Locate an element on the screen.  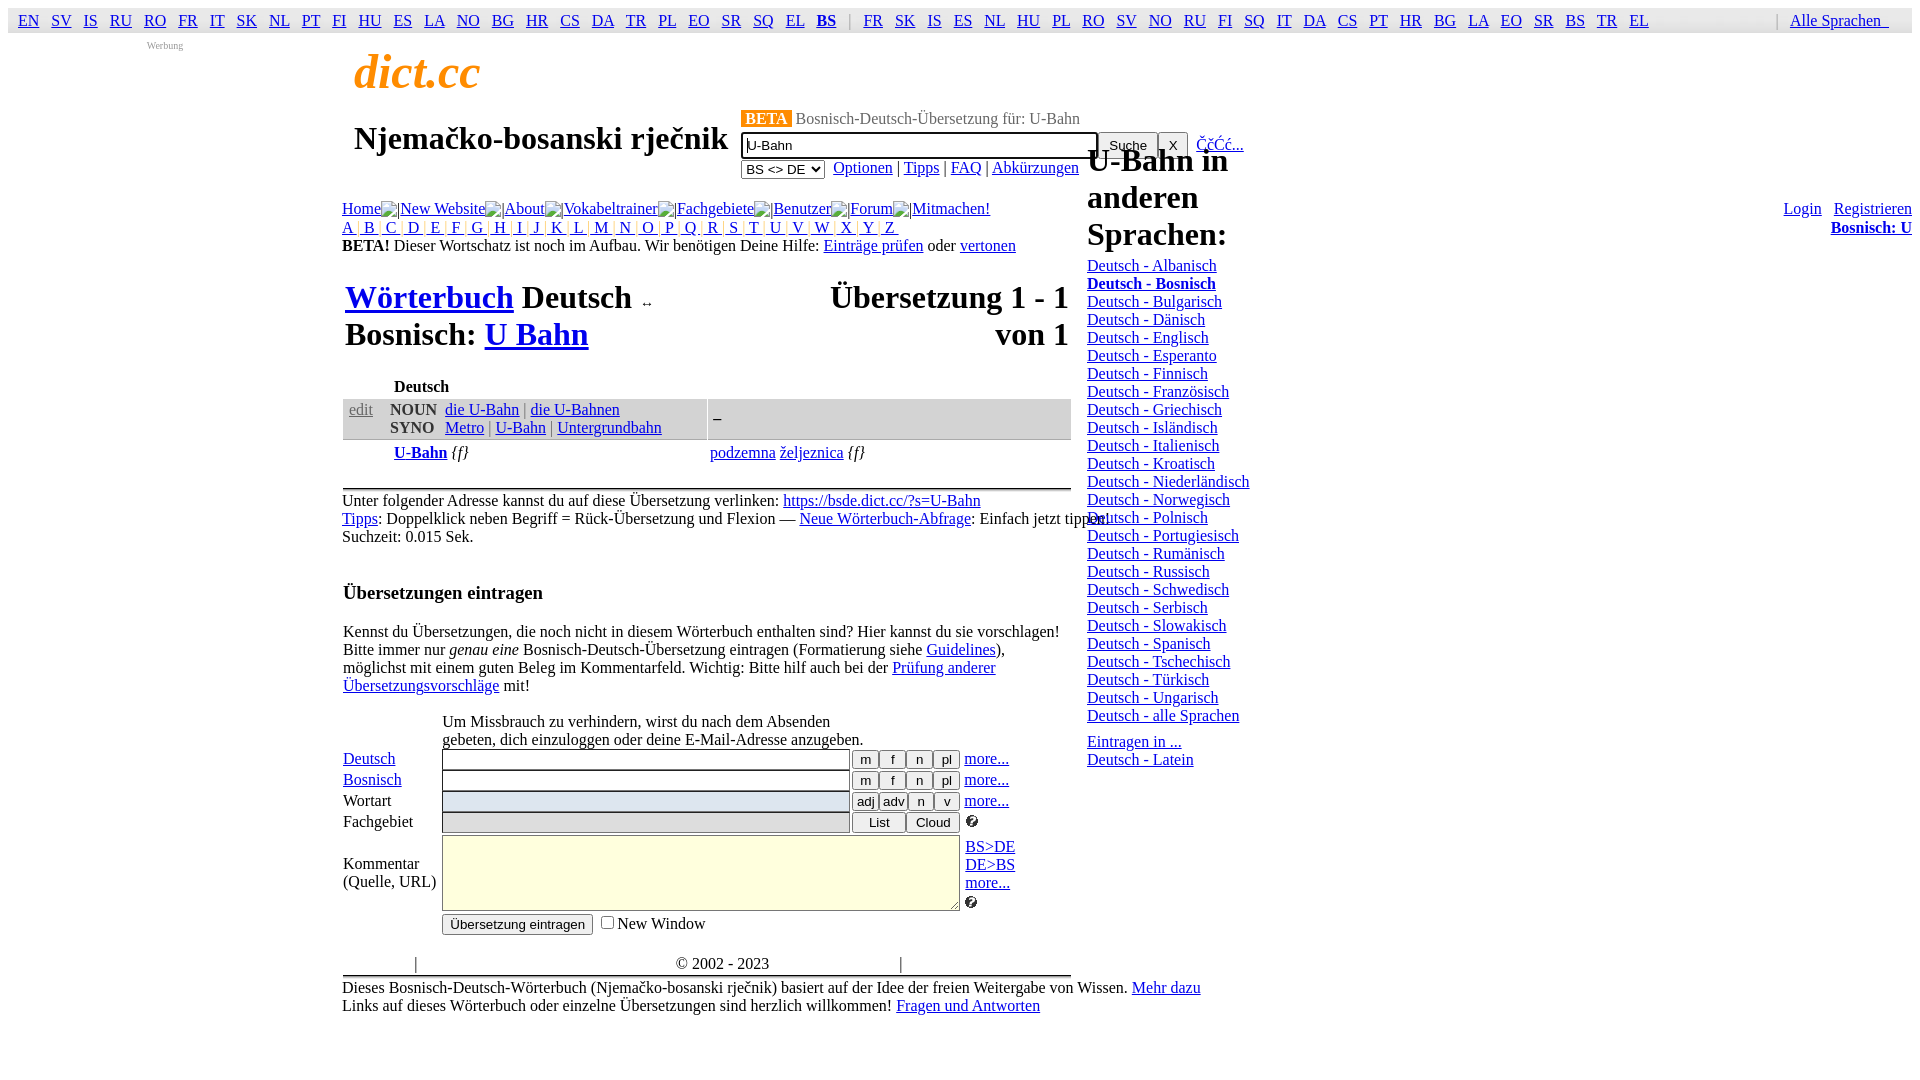
'Deutsch - Serbisch' is located at coordinates (1147, 606).